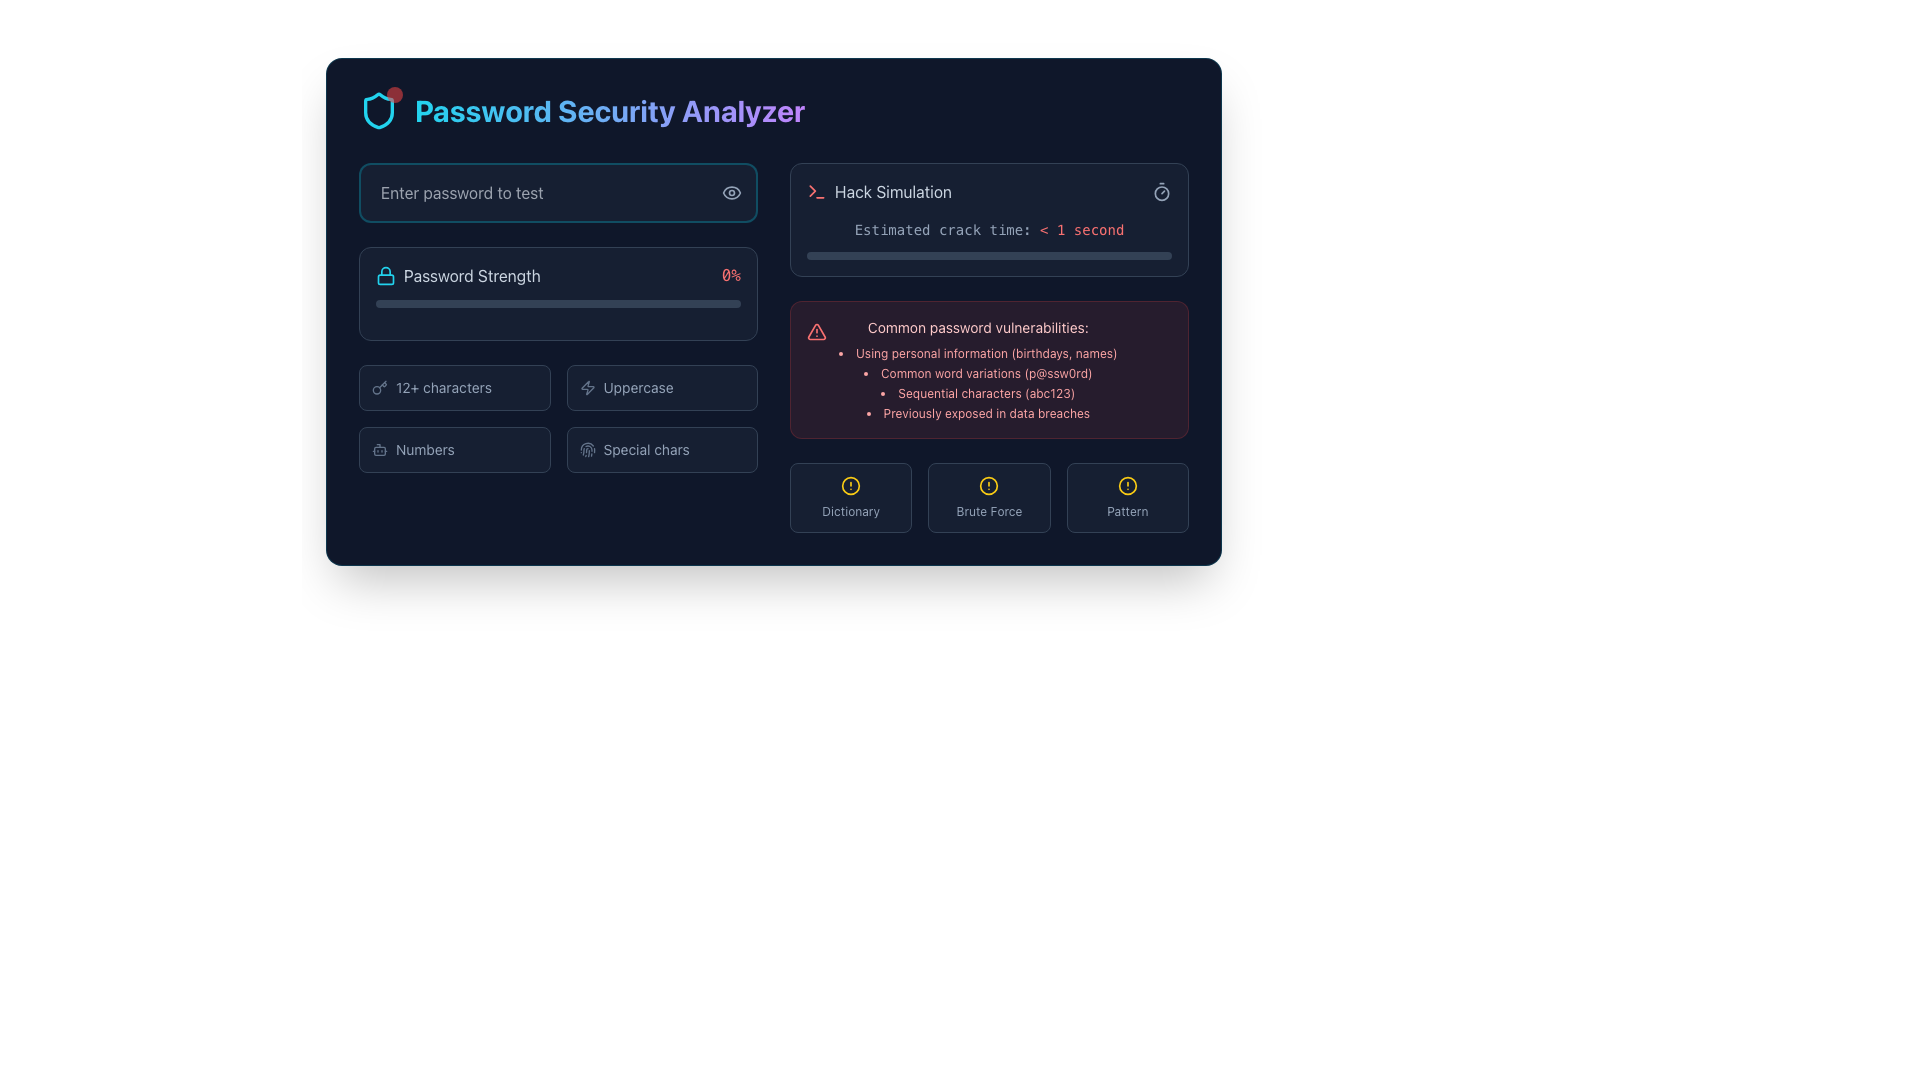 This screenshot has height=1080, width=1920. I want to click on the 'Brute Force' vulnerability type label, which is the middle label in a group of three horizontally aligned labels at the bottom of the interface, positioned between the 'Dictionary' and 'Pattern' labels, so click(989, 511).